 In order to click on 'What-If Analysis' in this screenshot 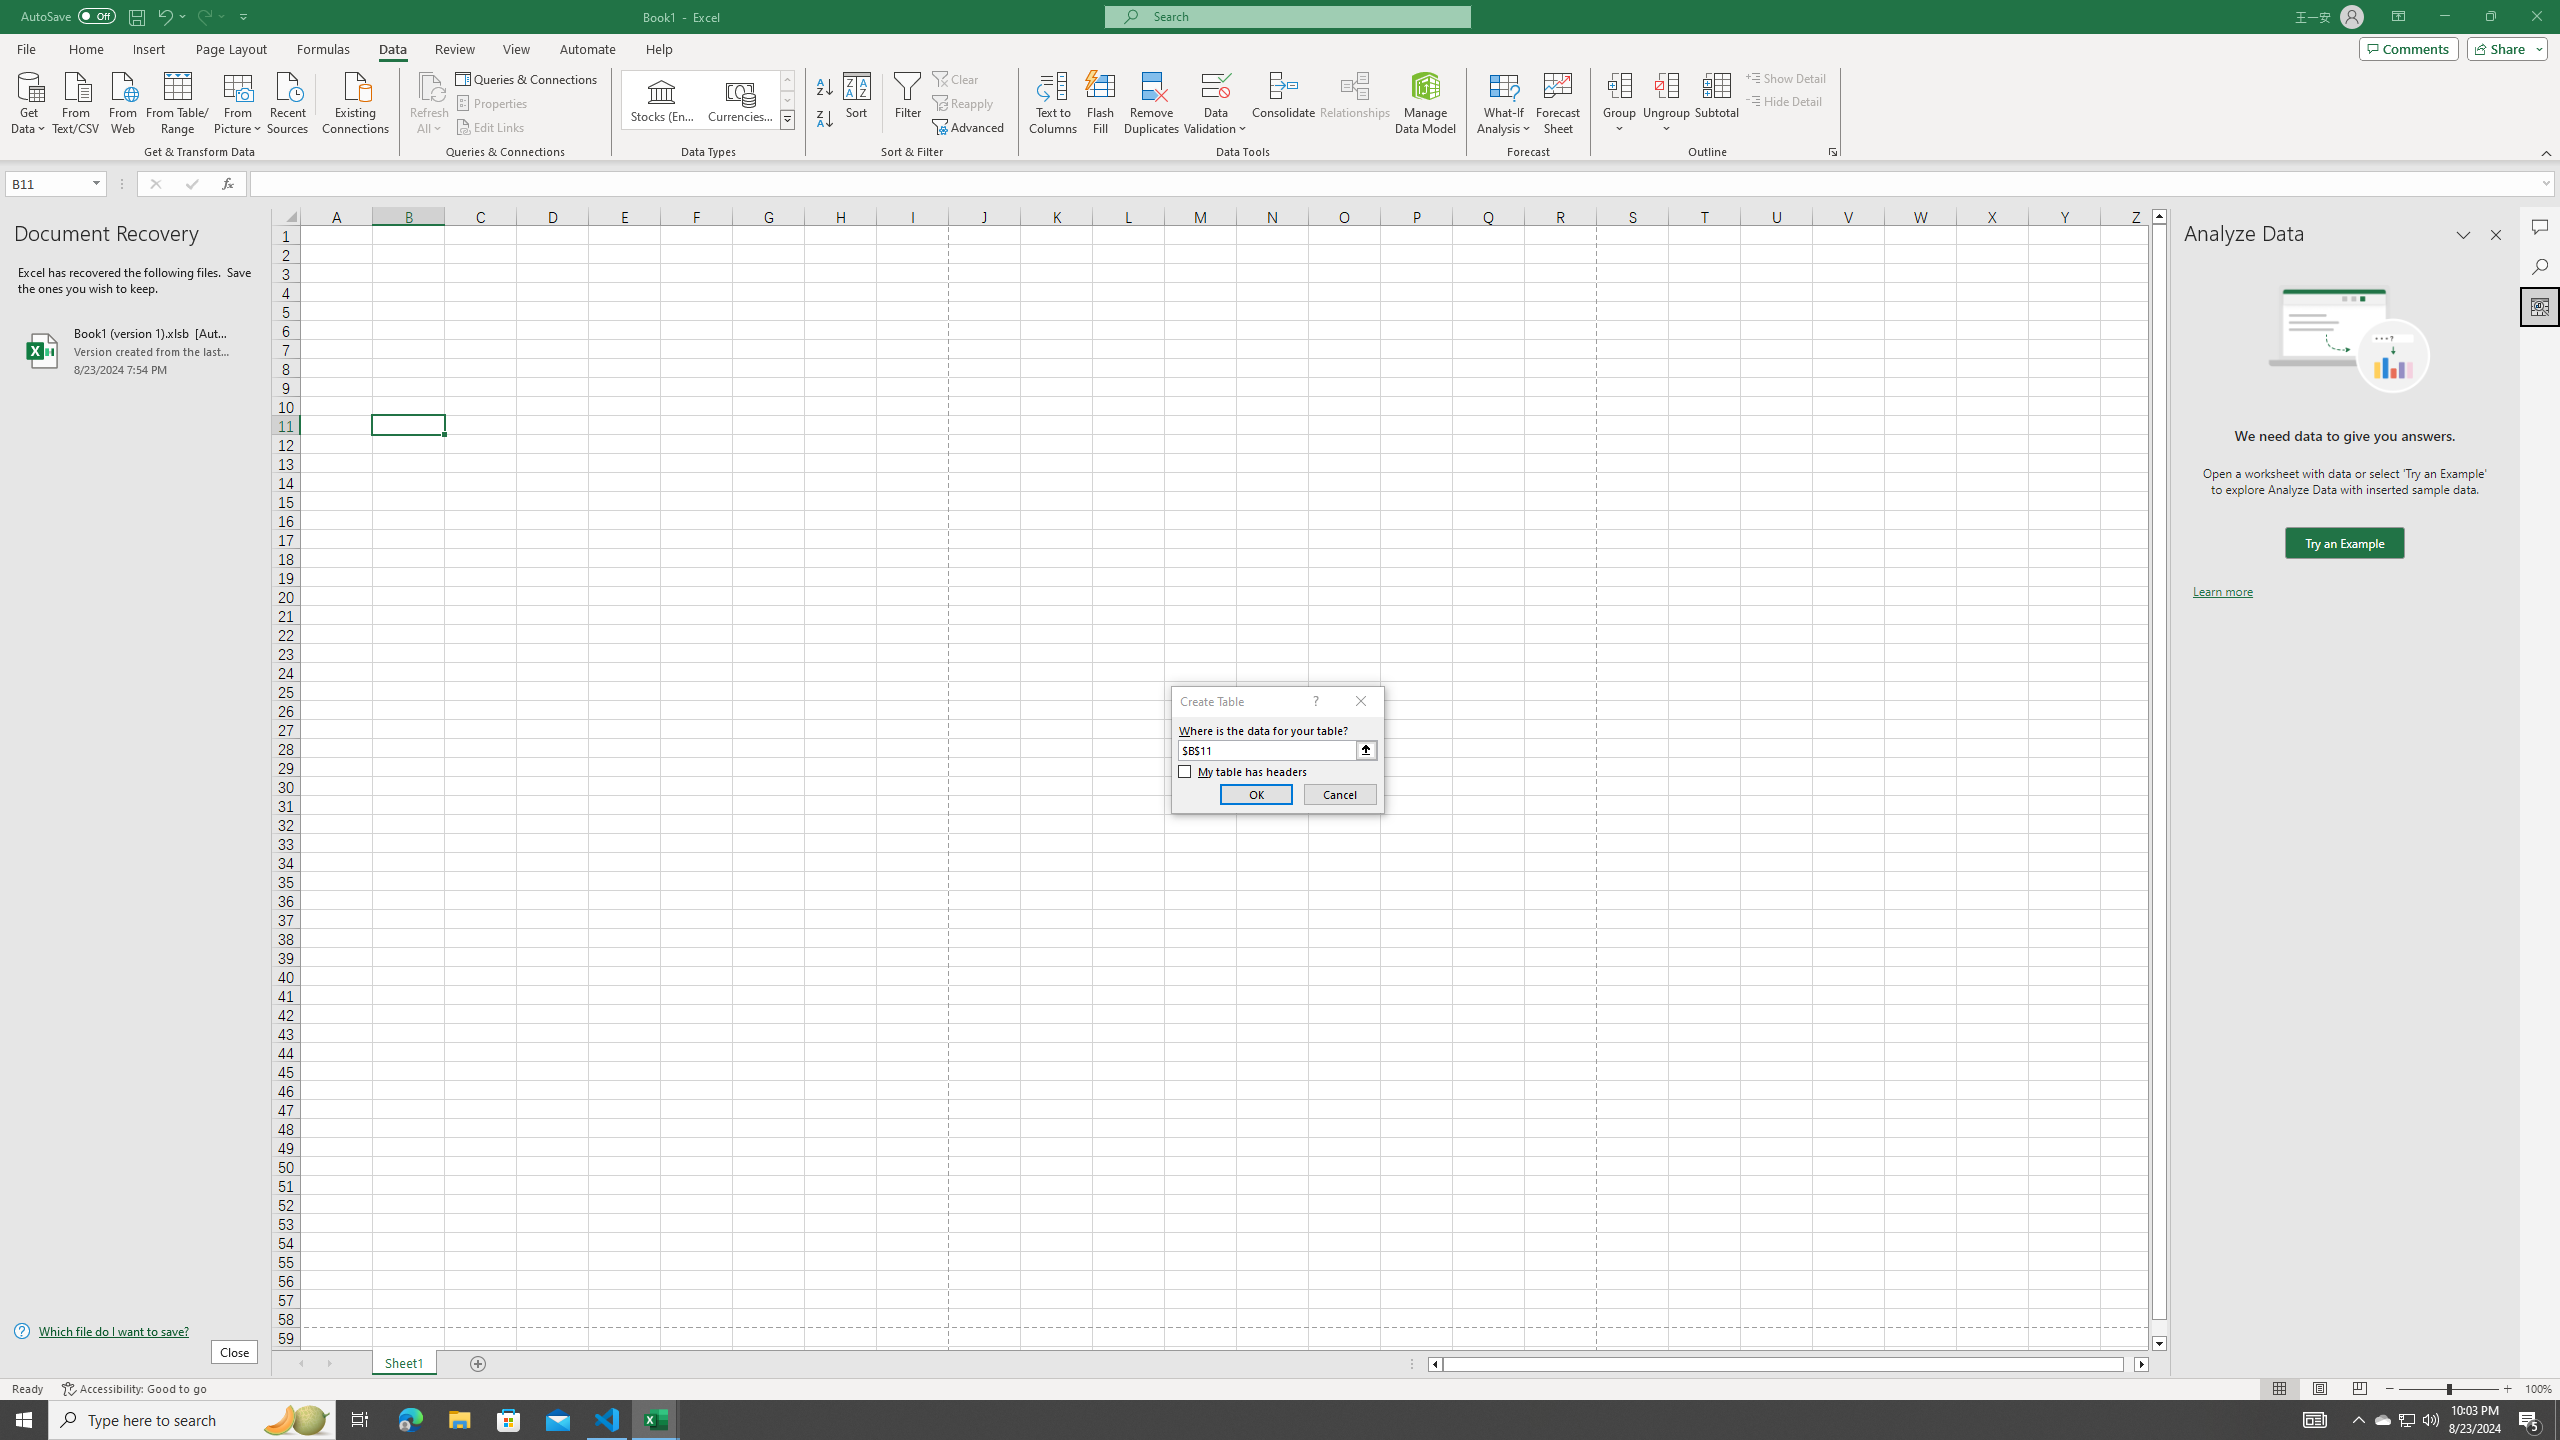, I will do `click(1504, 103)`.